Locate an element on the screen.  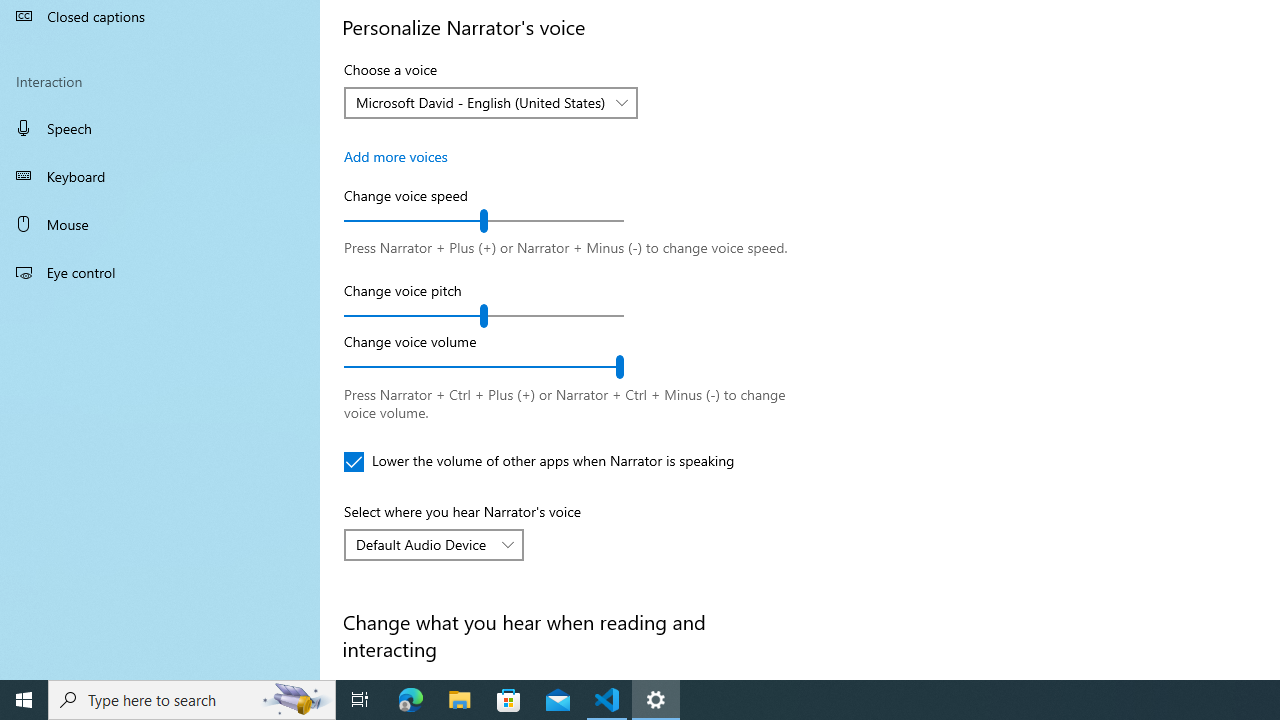
'Change voice pitch' is located at coordinates (484, 315).